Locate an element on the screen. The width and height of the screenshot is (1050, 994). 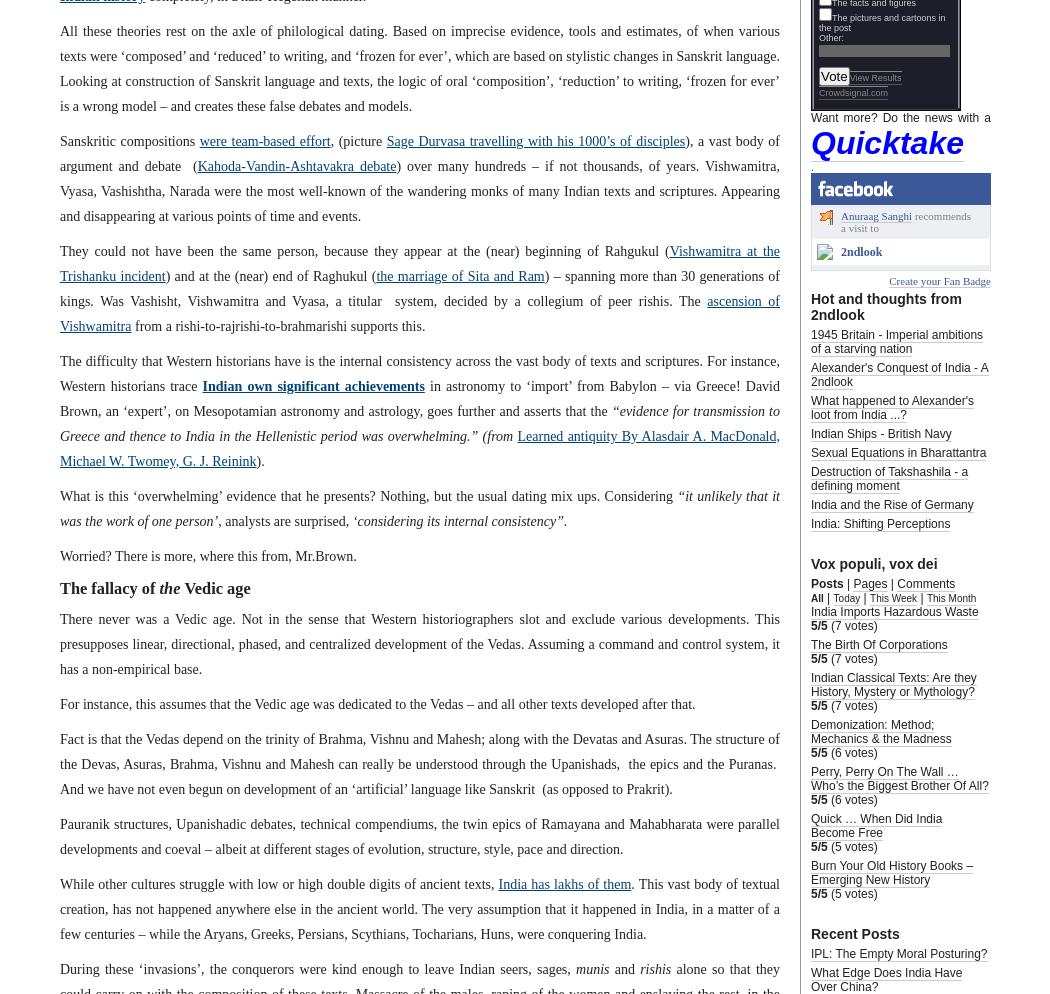
'All these theories rest on the axle of philological dating. Based on imprecise evidence, tools and estimates, of when various texts were ‘composed’ and ‘reduced’ to writing, and ‘frozen for ever’, which are based on stylistic changes in Sanskrit language. Looking at construction of Sanskrit language and texts, the logic of oral ‘composition’, ‘reduction’ to writing, ‘frozen for ever’ is a wrong model – and creates these false debates and models.' is located at coordinates (419, 66).